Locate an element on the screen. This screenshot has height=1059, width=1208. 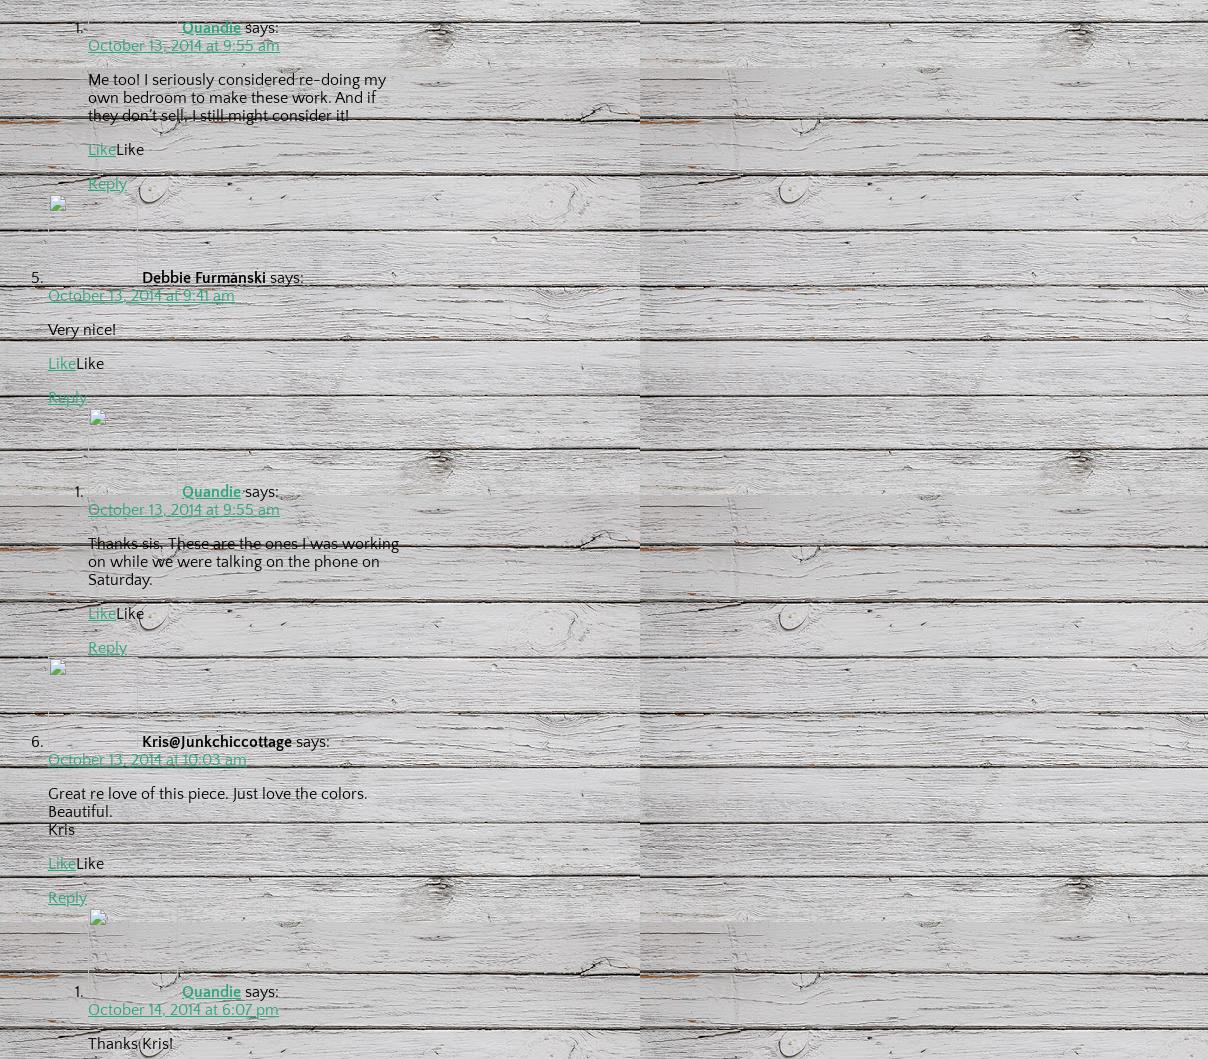
'October 13, 2014 at 9:41 am' is located at coordinates (140, 295).